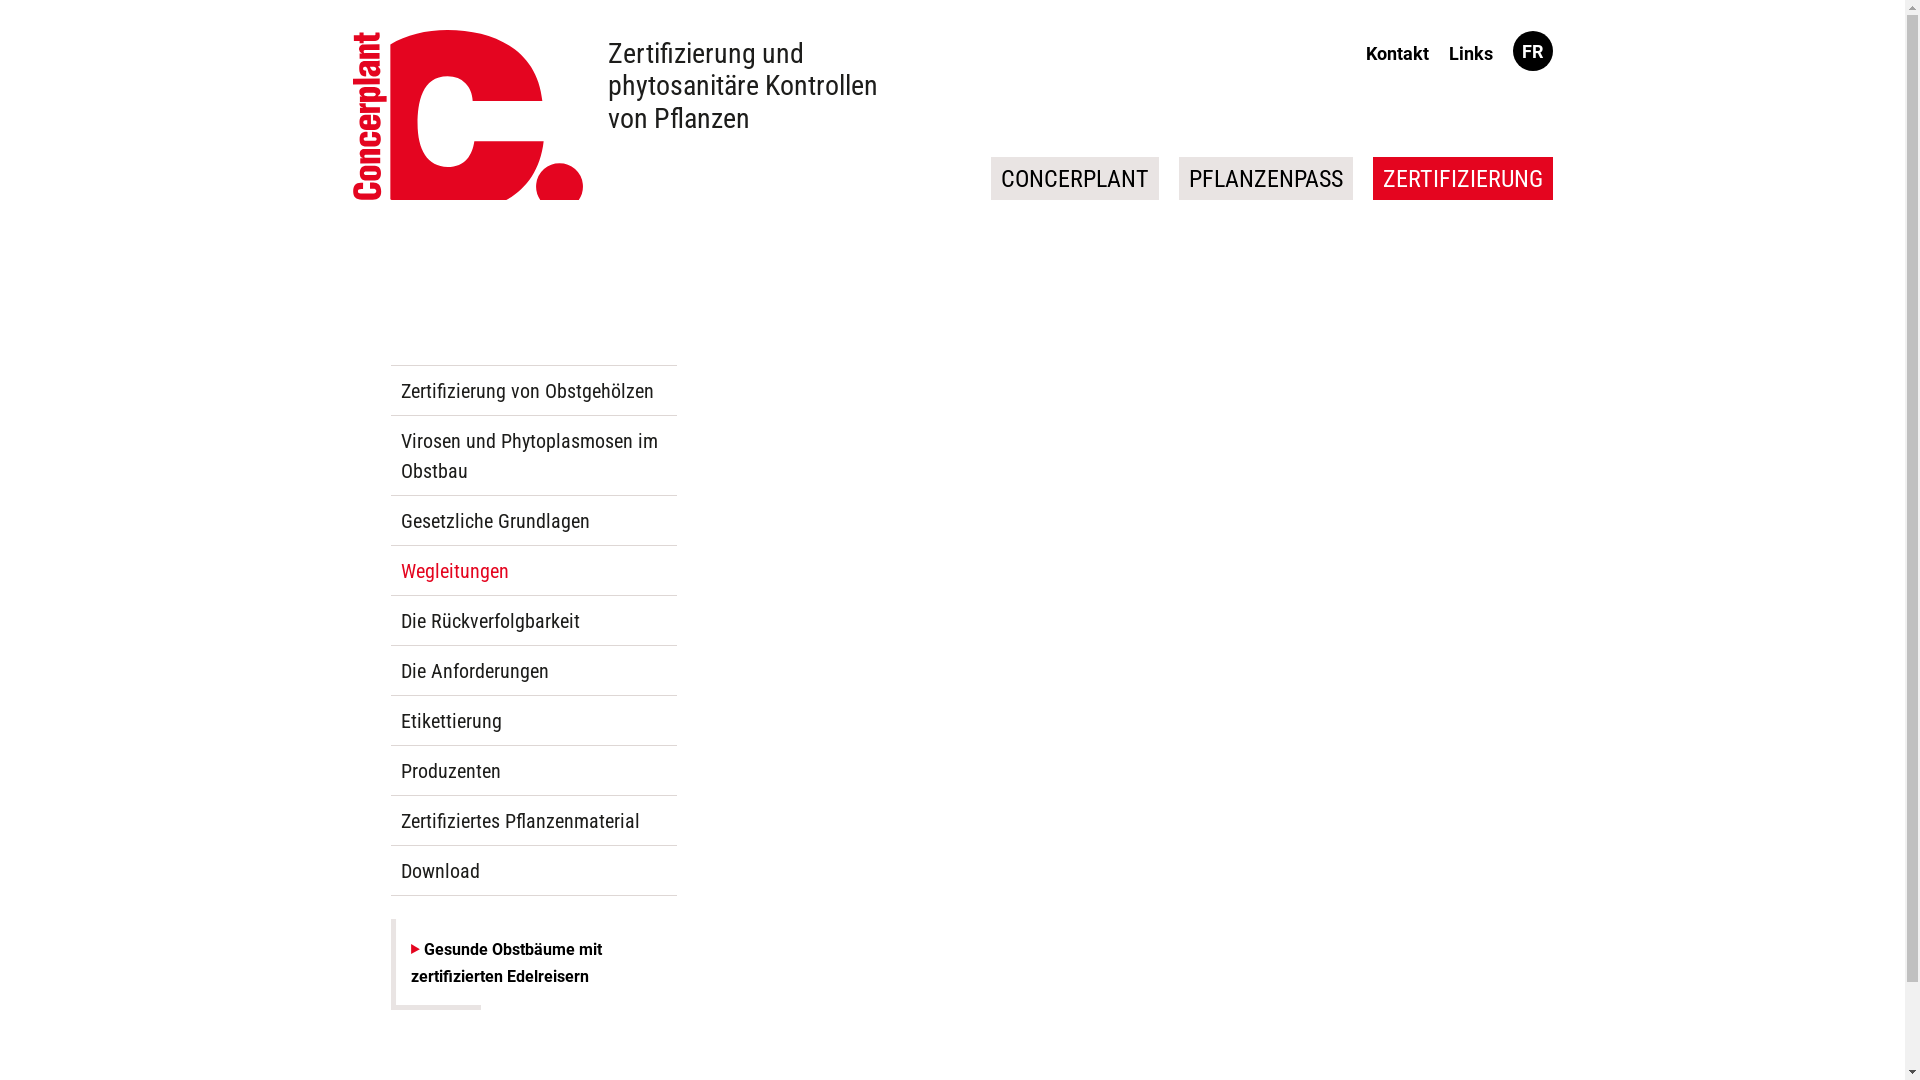 The height and width of the screenshot is (1080, 1920). What do you see at coordinates (1359, 52) in the screenshot?
I see `'Kontakt'` at bounding box center [1359, 52].